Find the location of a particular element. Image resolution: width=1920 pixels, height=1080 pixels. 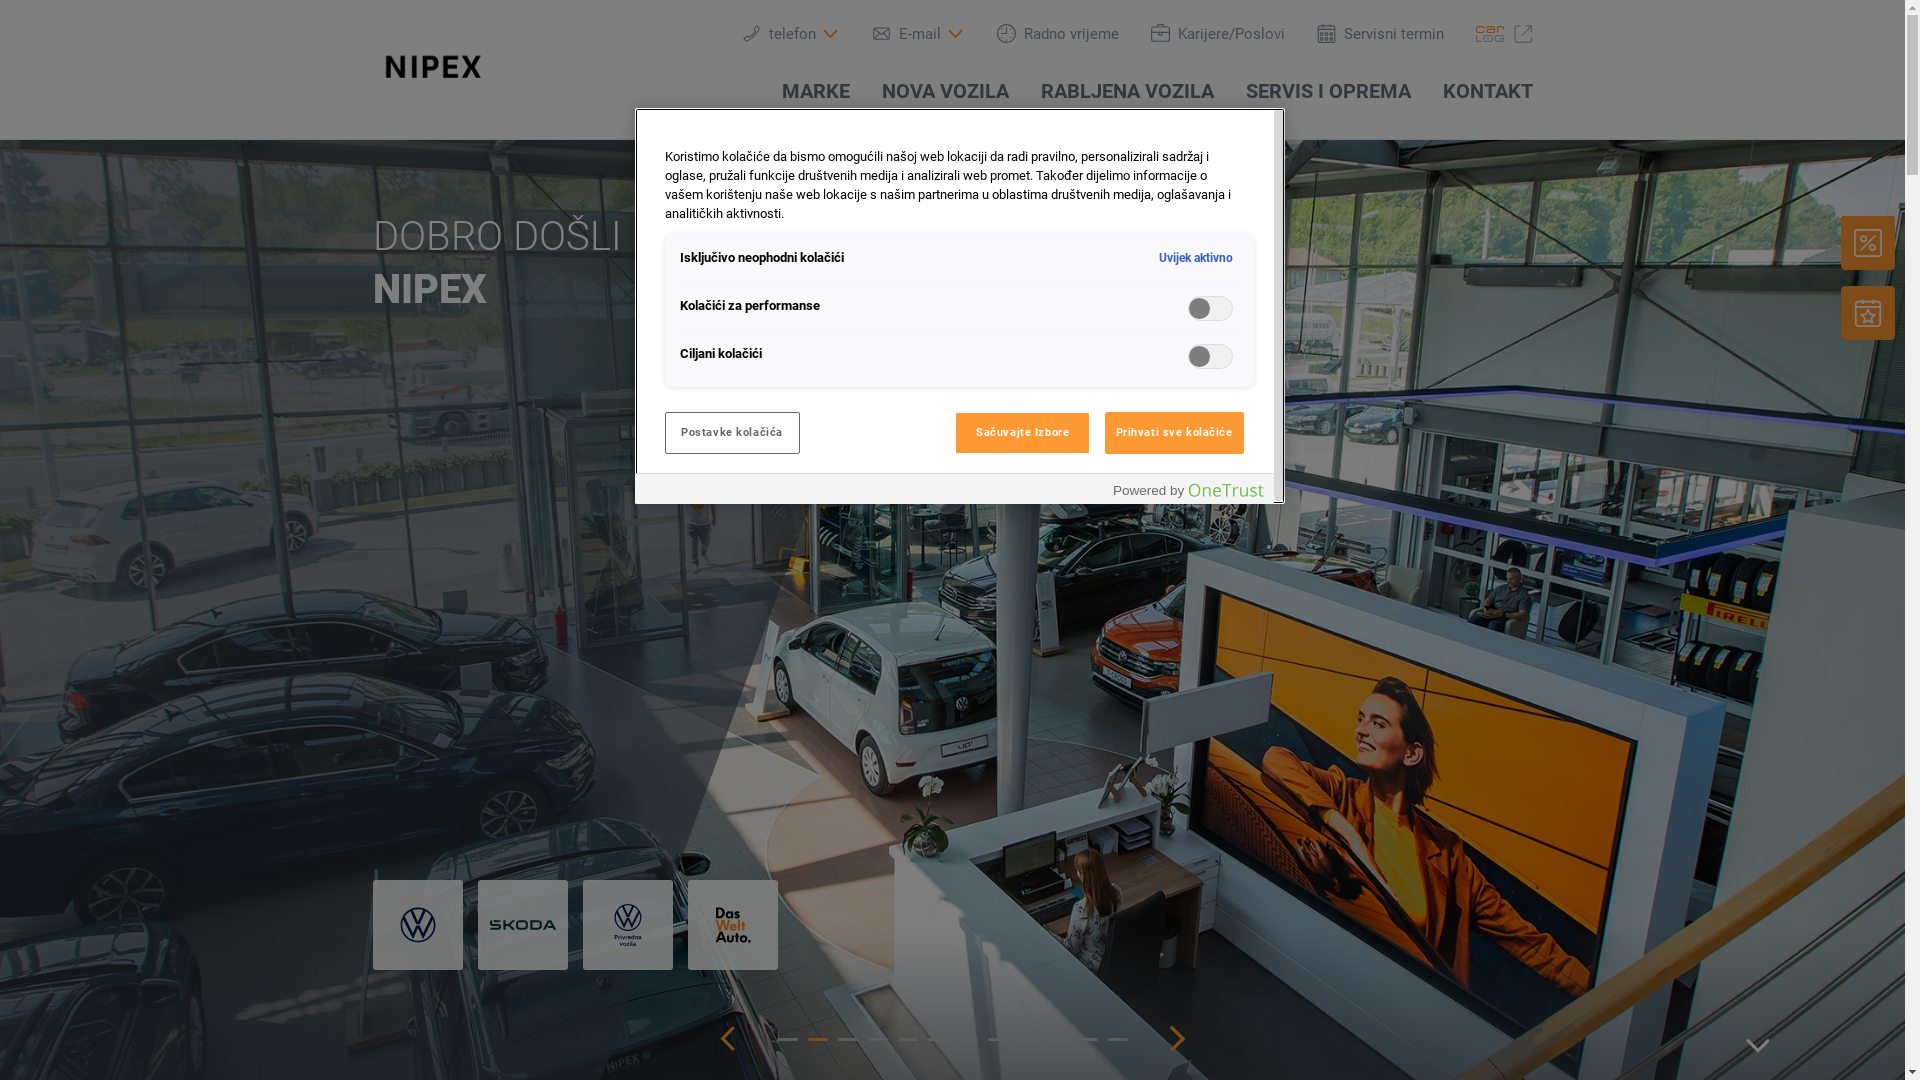

'Servisni termin' is located at coordinates (1378, 33).